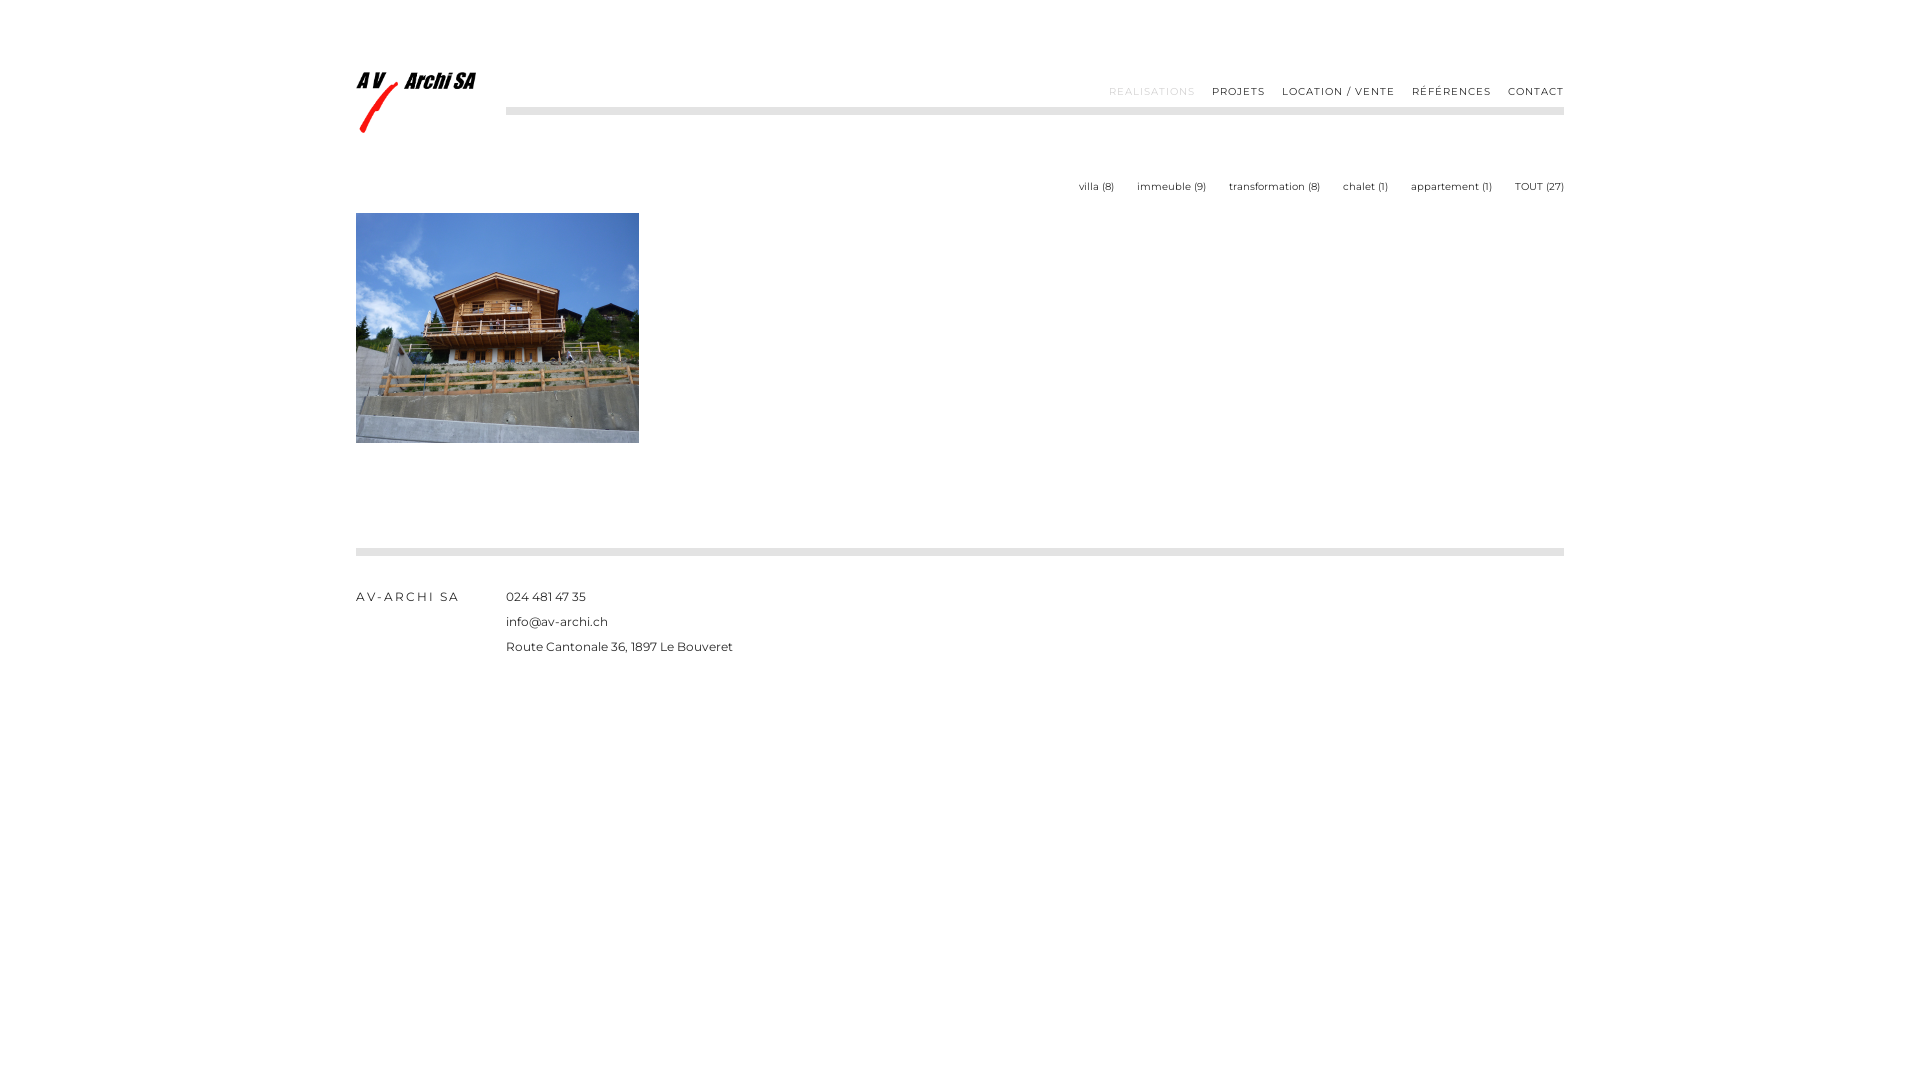 The width and height of the screenshot is (1920, 1080). Describe the element at coordinates (1273, 186) in the screenshot. I see `'transformation (8)'` at that location.